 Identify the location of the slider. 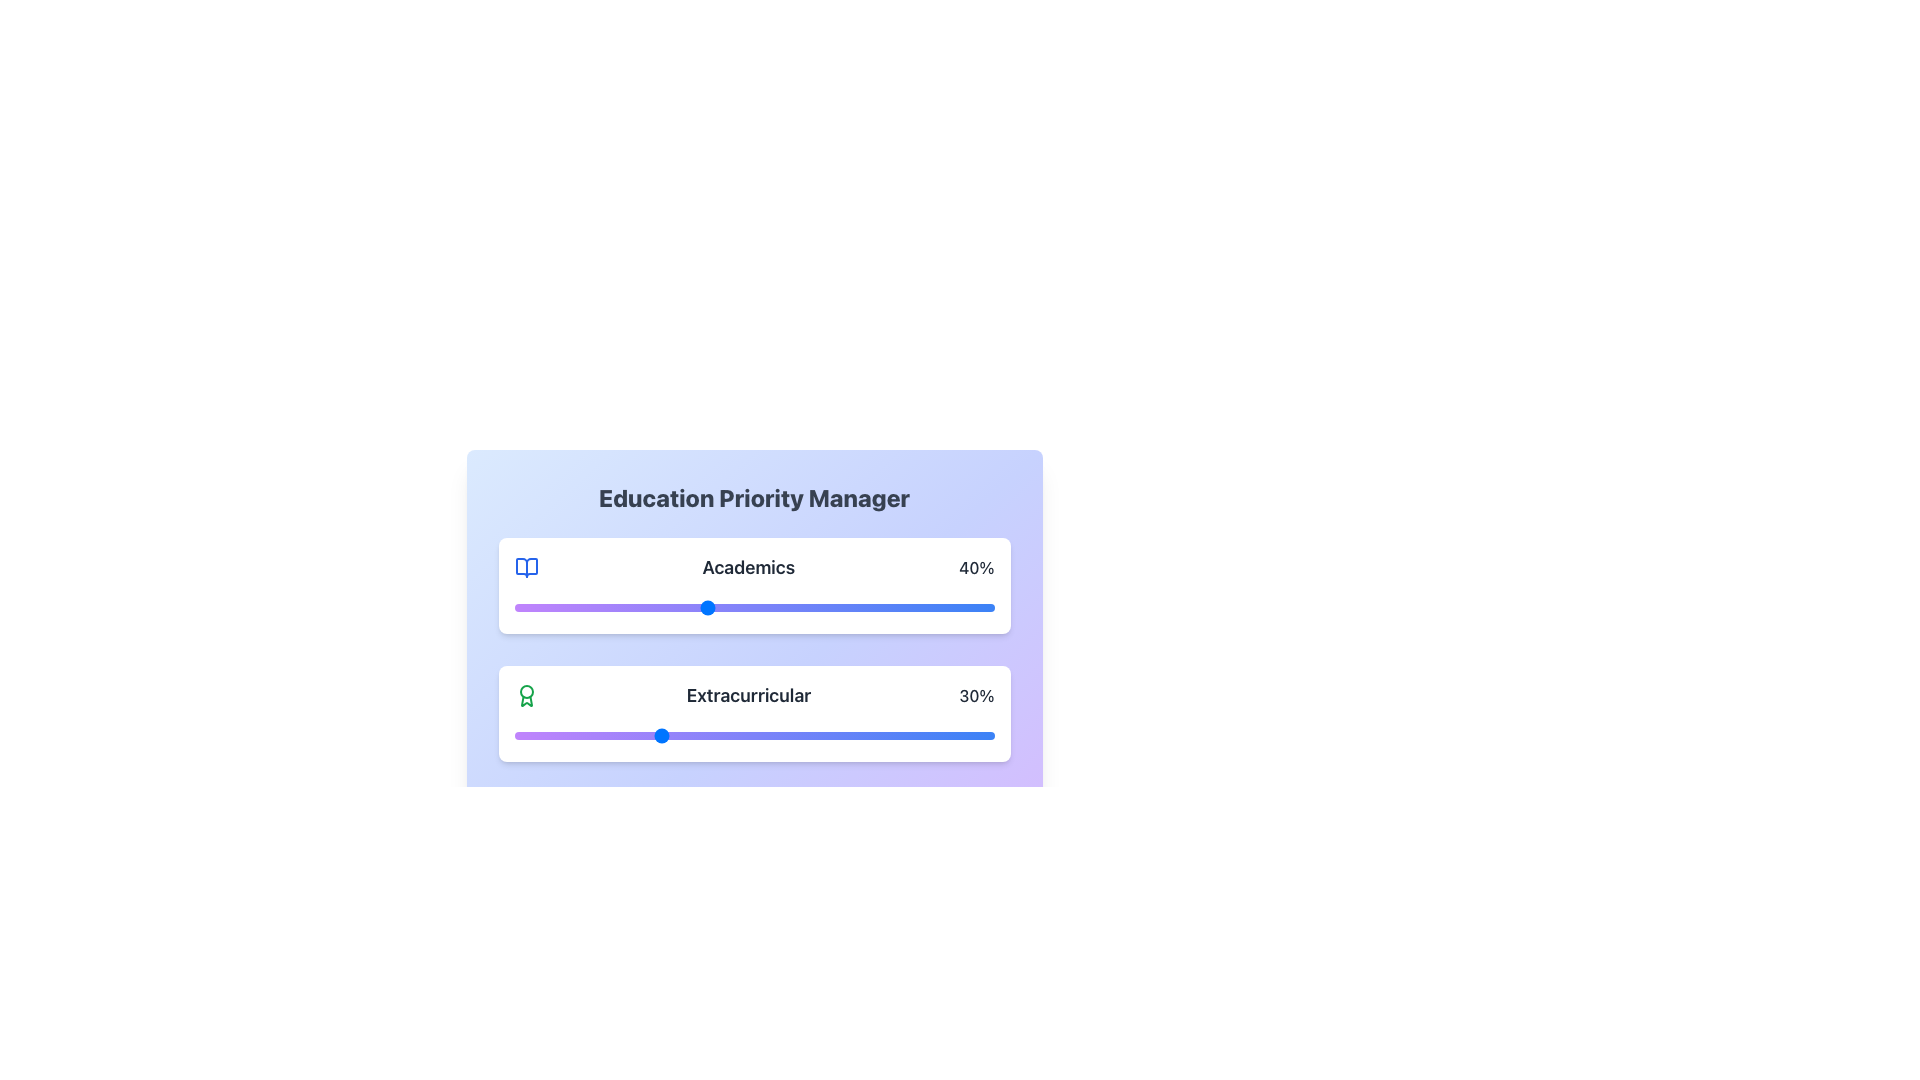
(807, 736).